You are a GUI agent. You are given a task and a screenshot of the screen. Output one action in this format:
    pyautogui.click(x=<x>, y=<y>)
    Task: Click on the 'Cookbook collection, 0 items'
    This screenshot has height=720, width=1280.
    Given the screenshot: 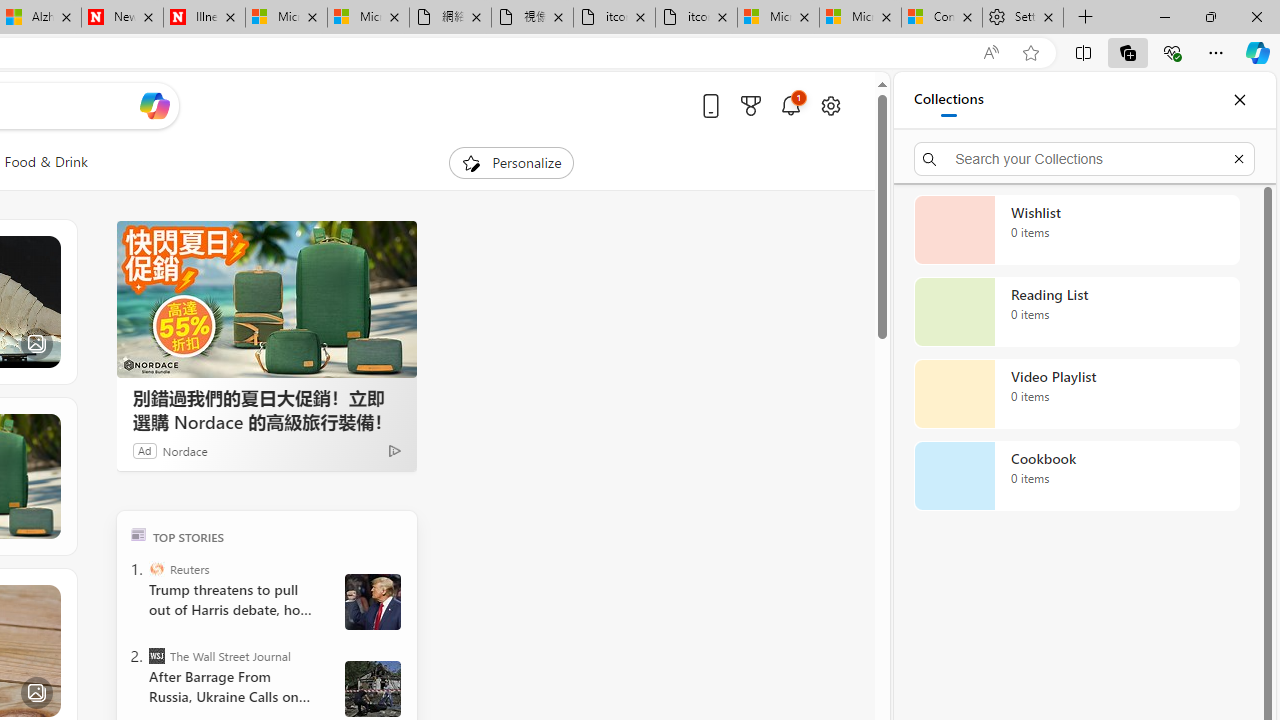 What is the action you would take?
    pyautogui.click(x=1076, y=475)
    